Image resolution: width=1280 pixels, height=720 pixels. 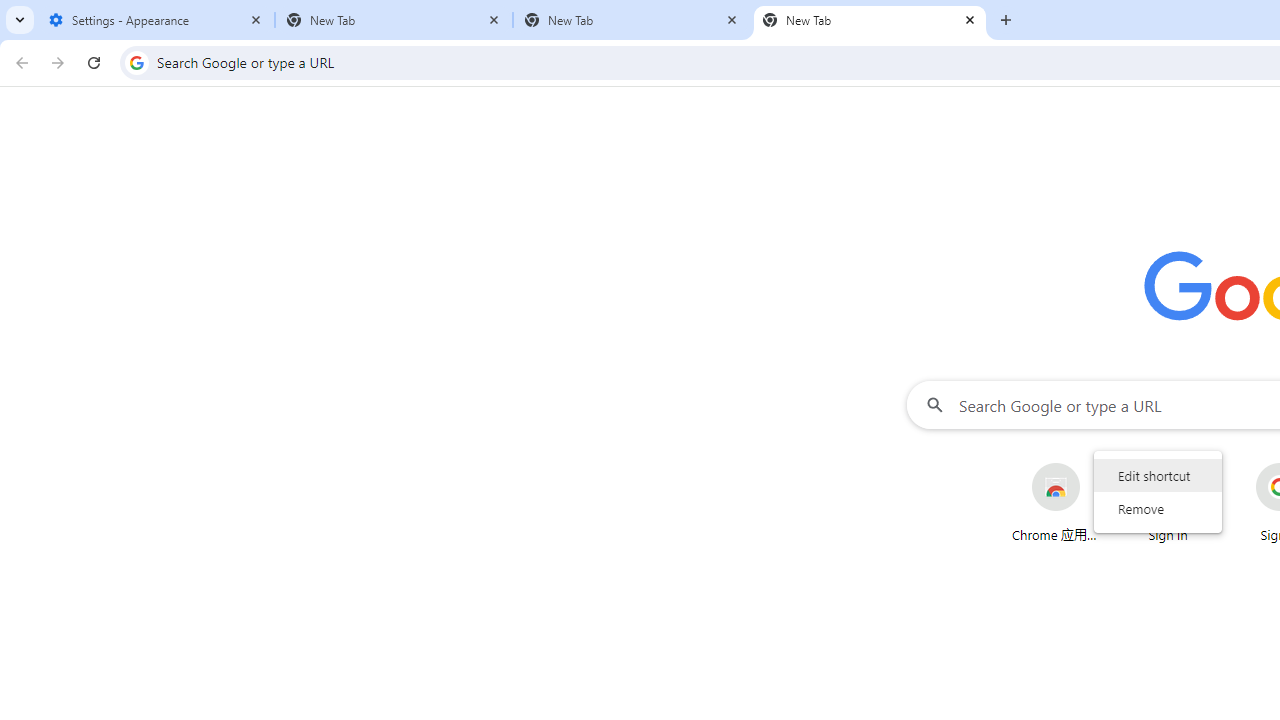 What do you see at coordinates (1158, 507) in the screenshot?
I see `'Remove'` at bounding box center [1158, 507].